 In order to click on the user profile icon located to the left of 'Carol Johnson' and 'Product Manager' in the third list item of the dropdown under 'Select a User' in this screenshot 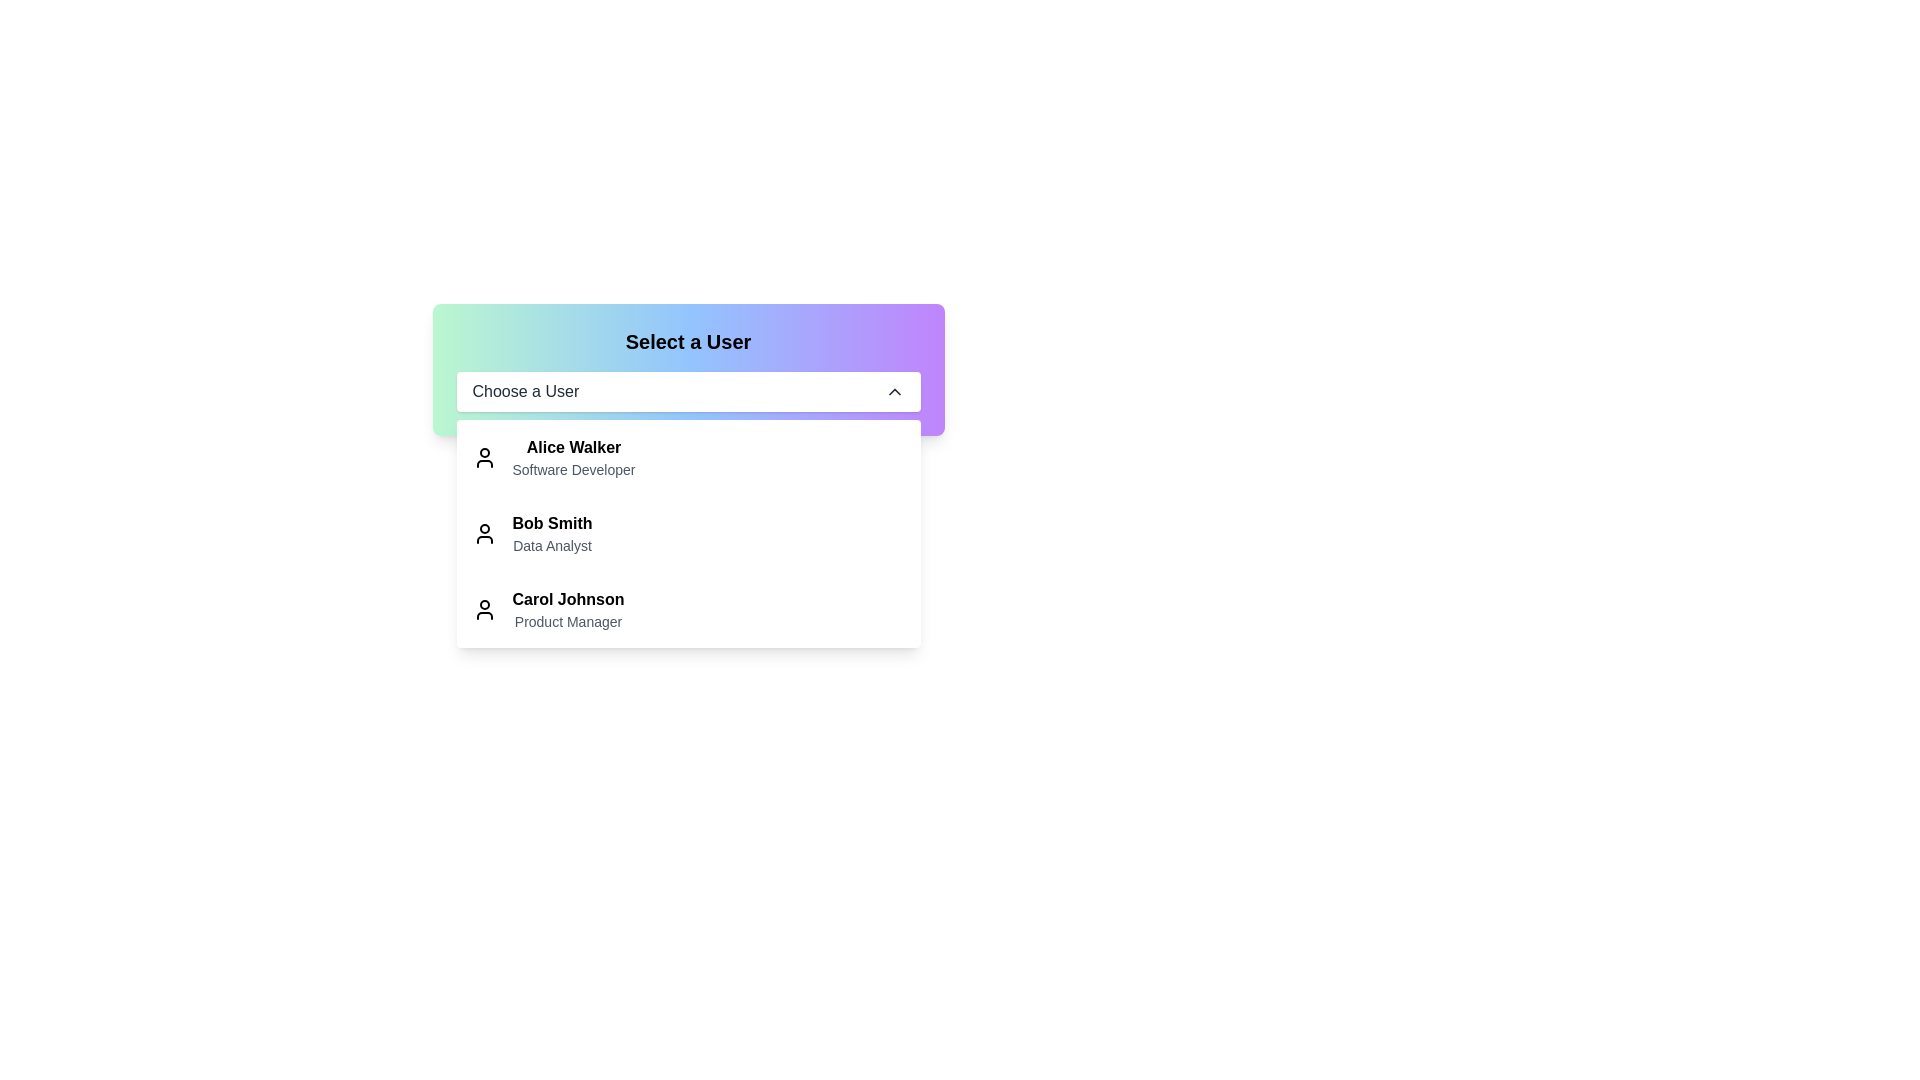, I will do `click(484, 608)`.